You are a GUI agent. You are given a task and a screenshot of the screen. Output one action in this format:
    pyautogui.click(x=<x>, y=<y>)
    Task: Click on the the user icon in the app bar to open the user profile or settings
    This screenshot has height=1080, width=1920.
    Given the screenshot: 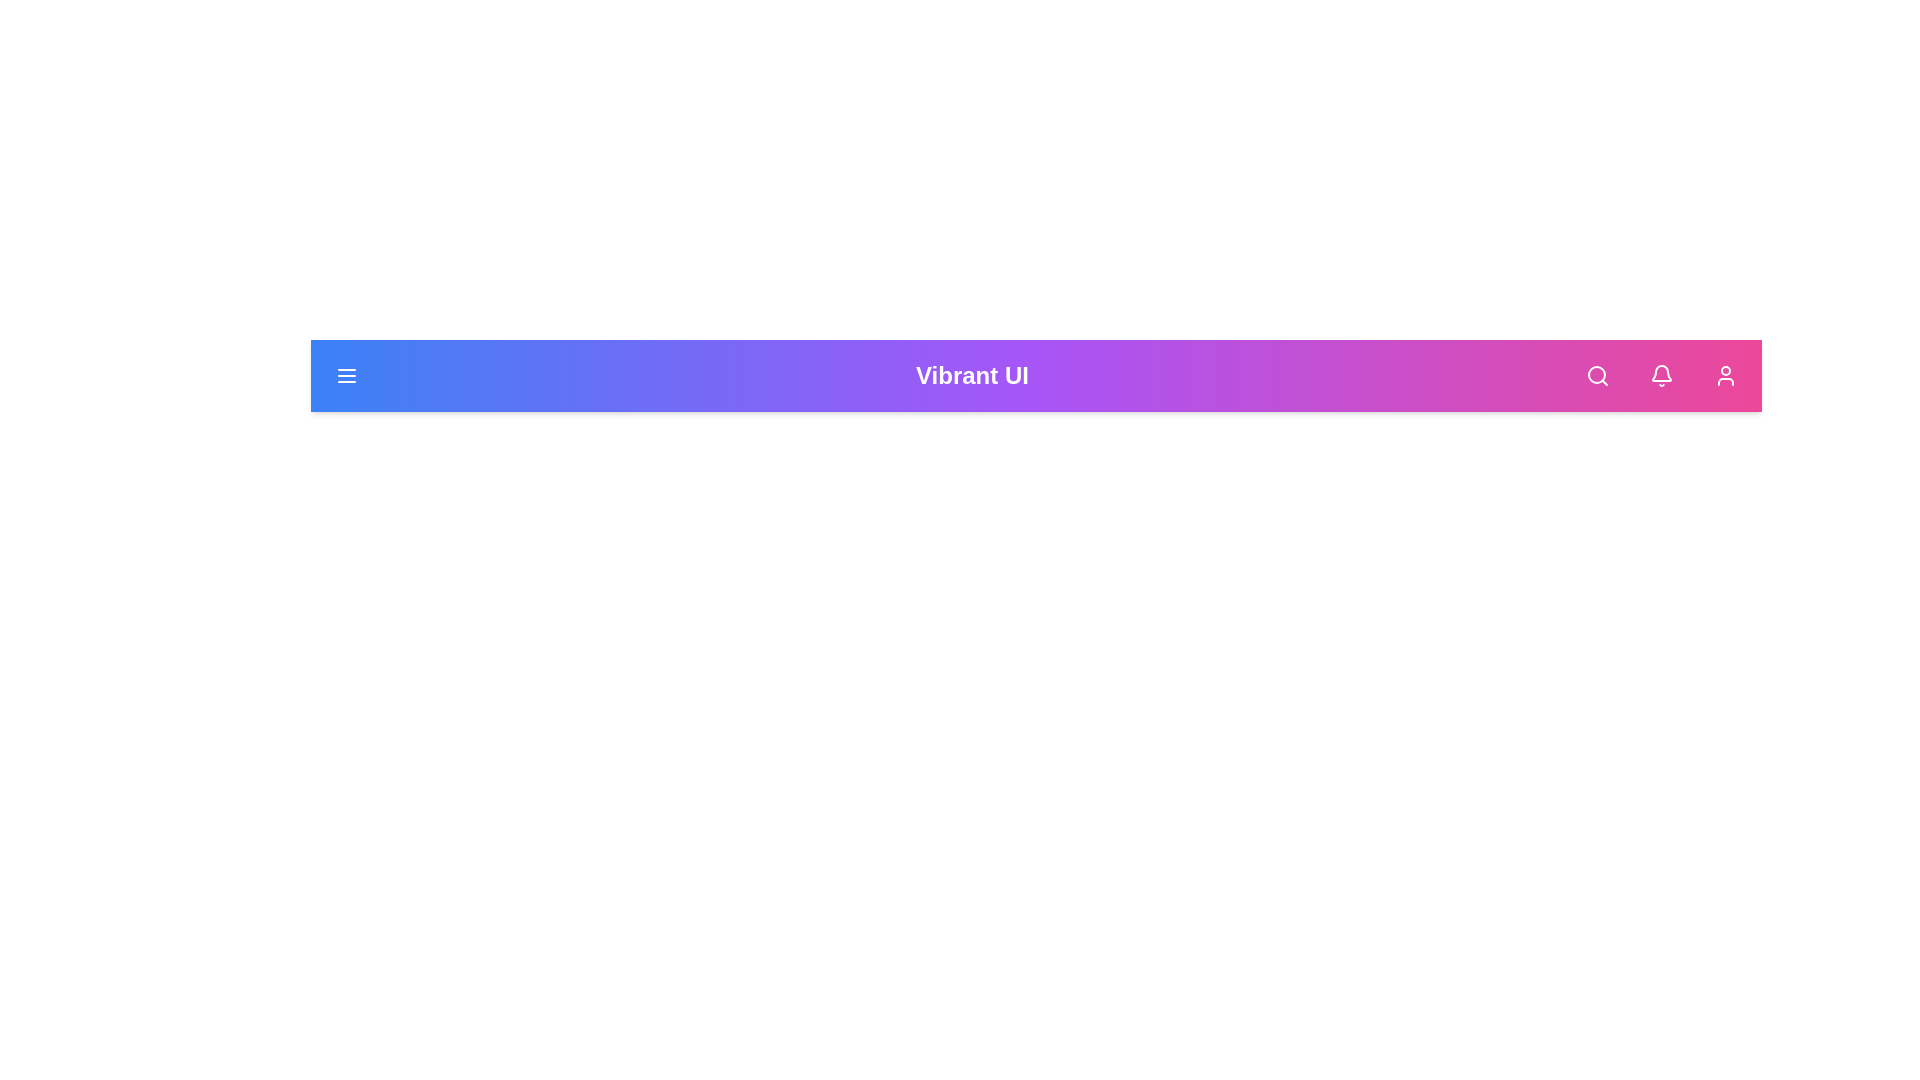 What is the action you would take?
    pyautogui.click(x=1724, y=375)
    